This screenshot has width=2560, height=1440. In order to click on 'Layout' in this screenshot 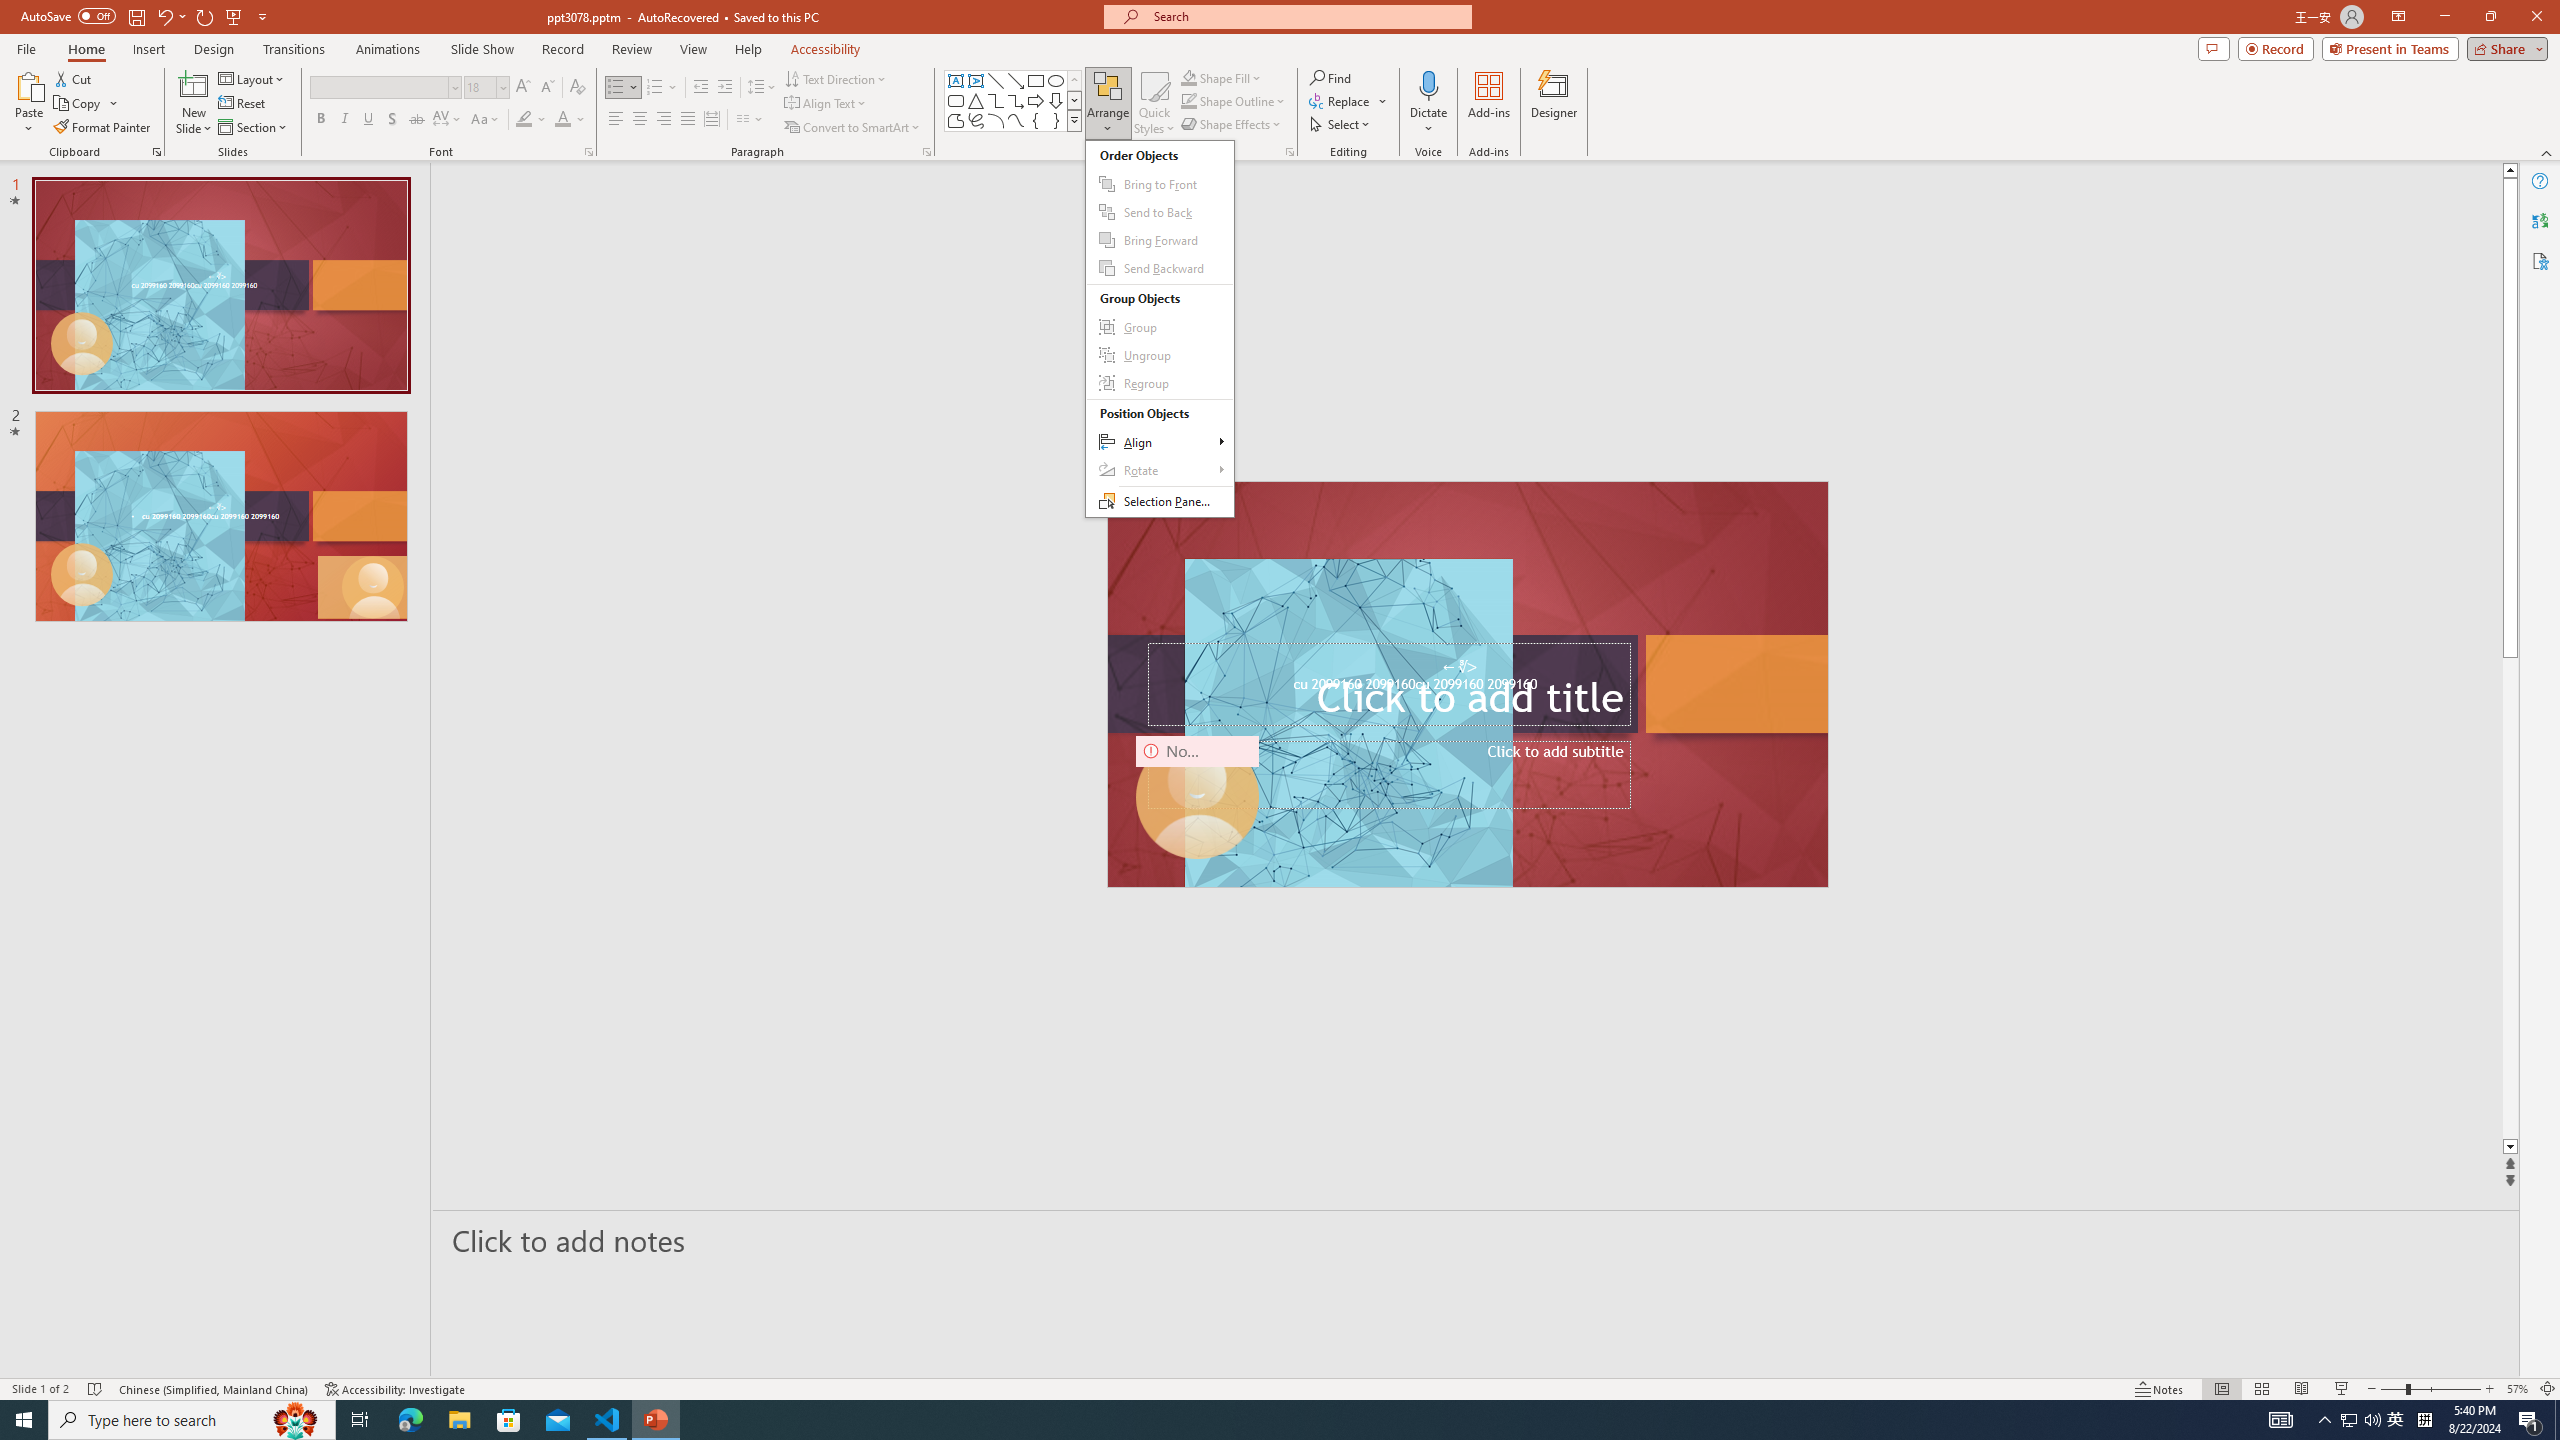, I will do `click(252, 78)`.